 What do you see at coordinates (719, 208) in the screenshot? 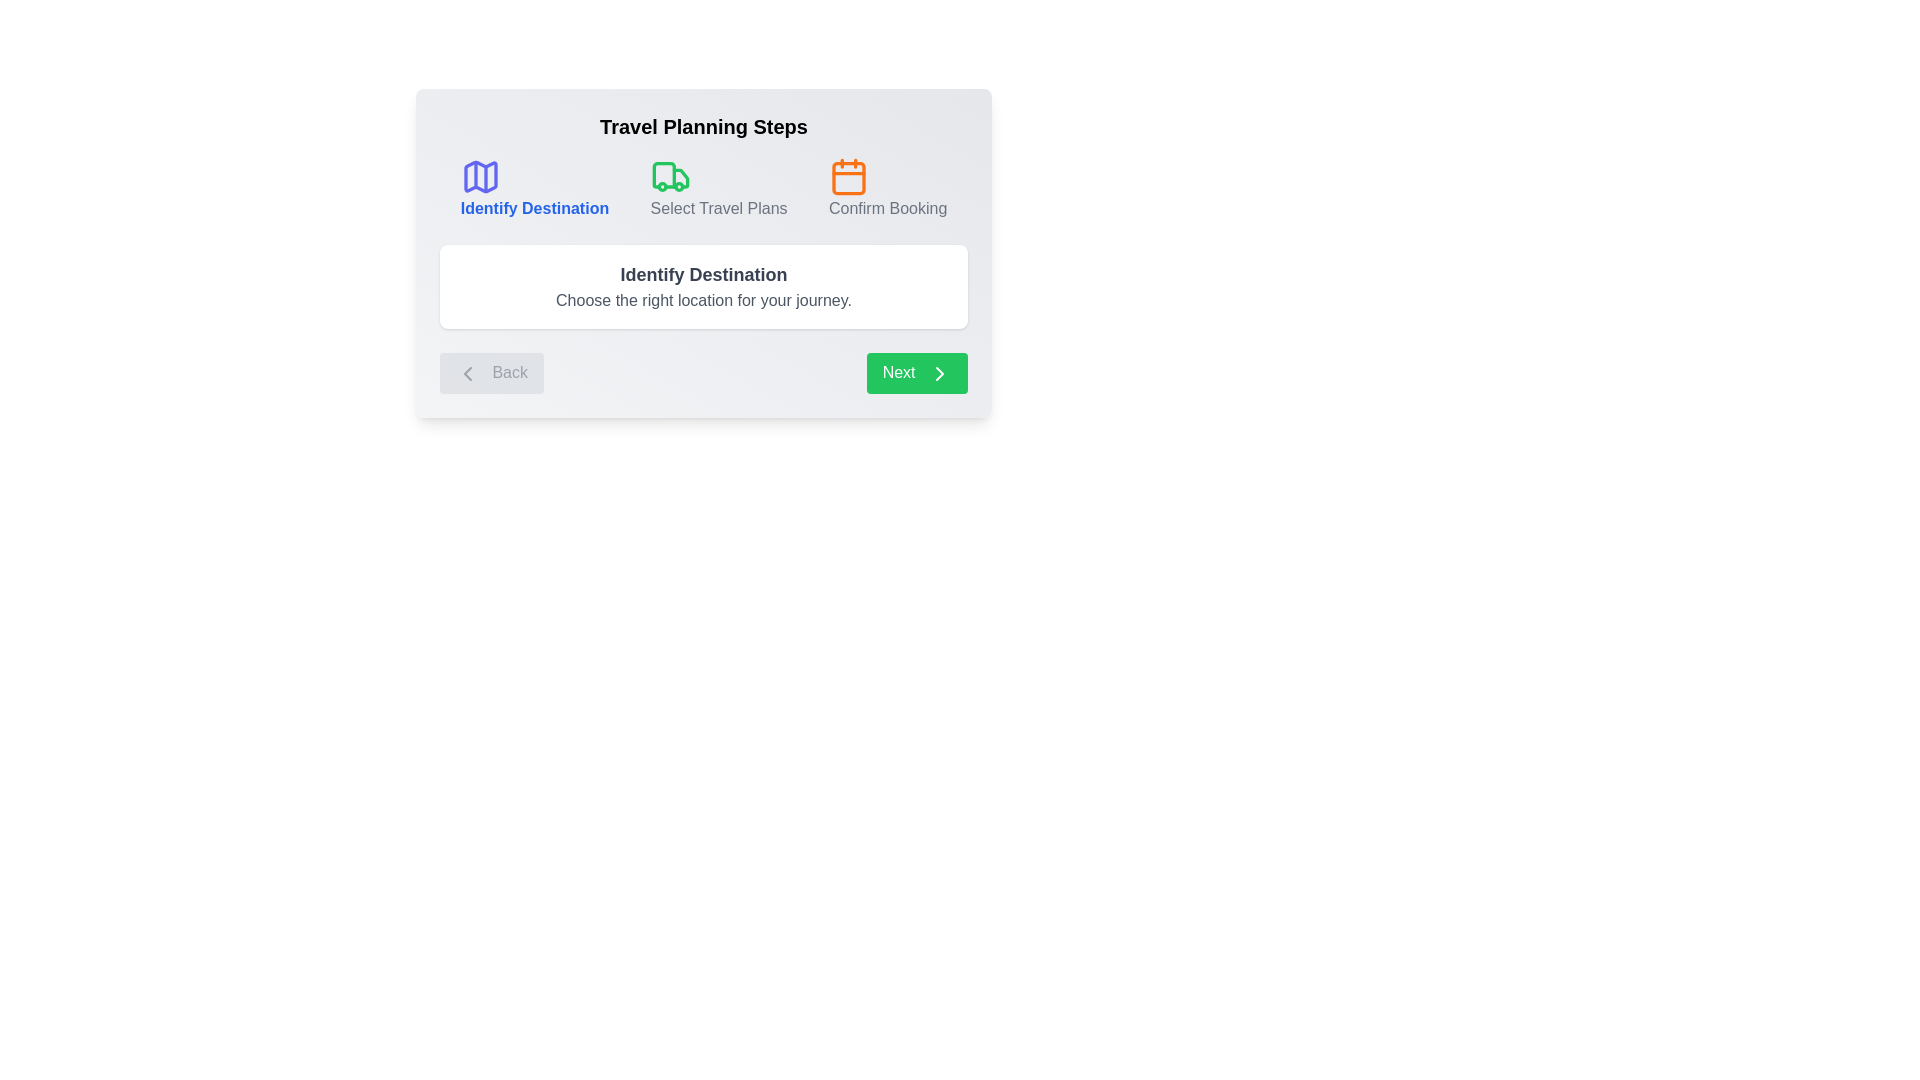
I see `the label that displays the text 'Select Travel Plans', which is styled in gray and centered below the vehicle icon in the 'Travel Planning Steps' section` at bounding box center [719, 208].